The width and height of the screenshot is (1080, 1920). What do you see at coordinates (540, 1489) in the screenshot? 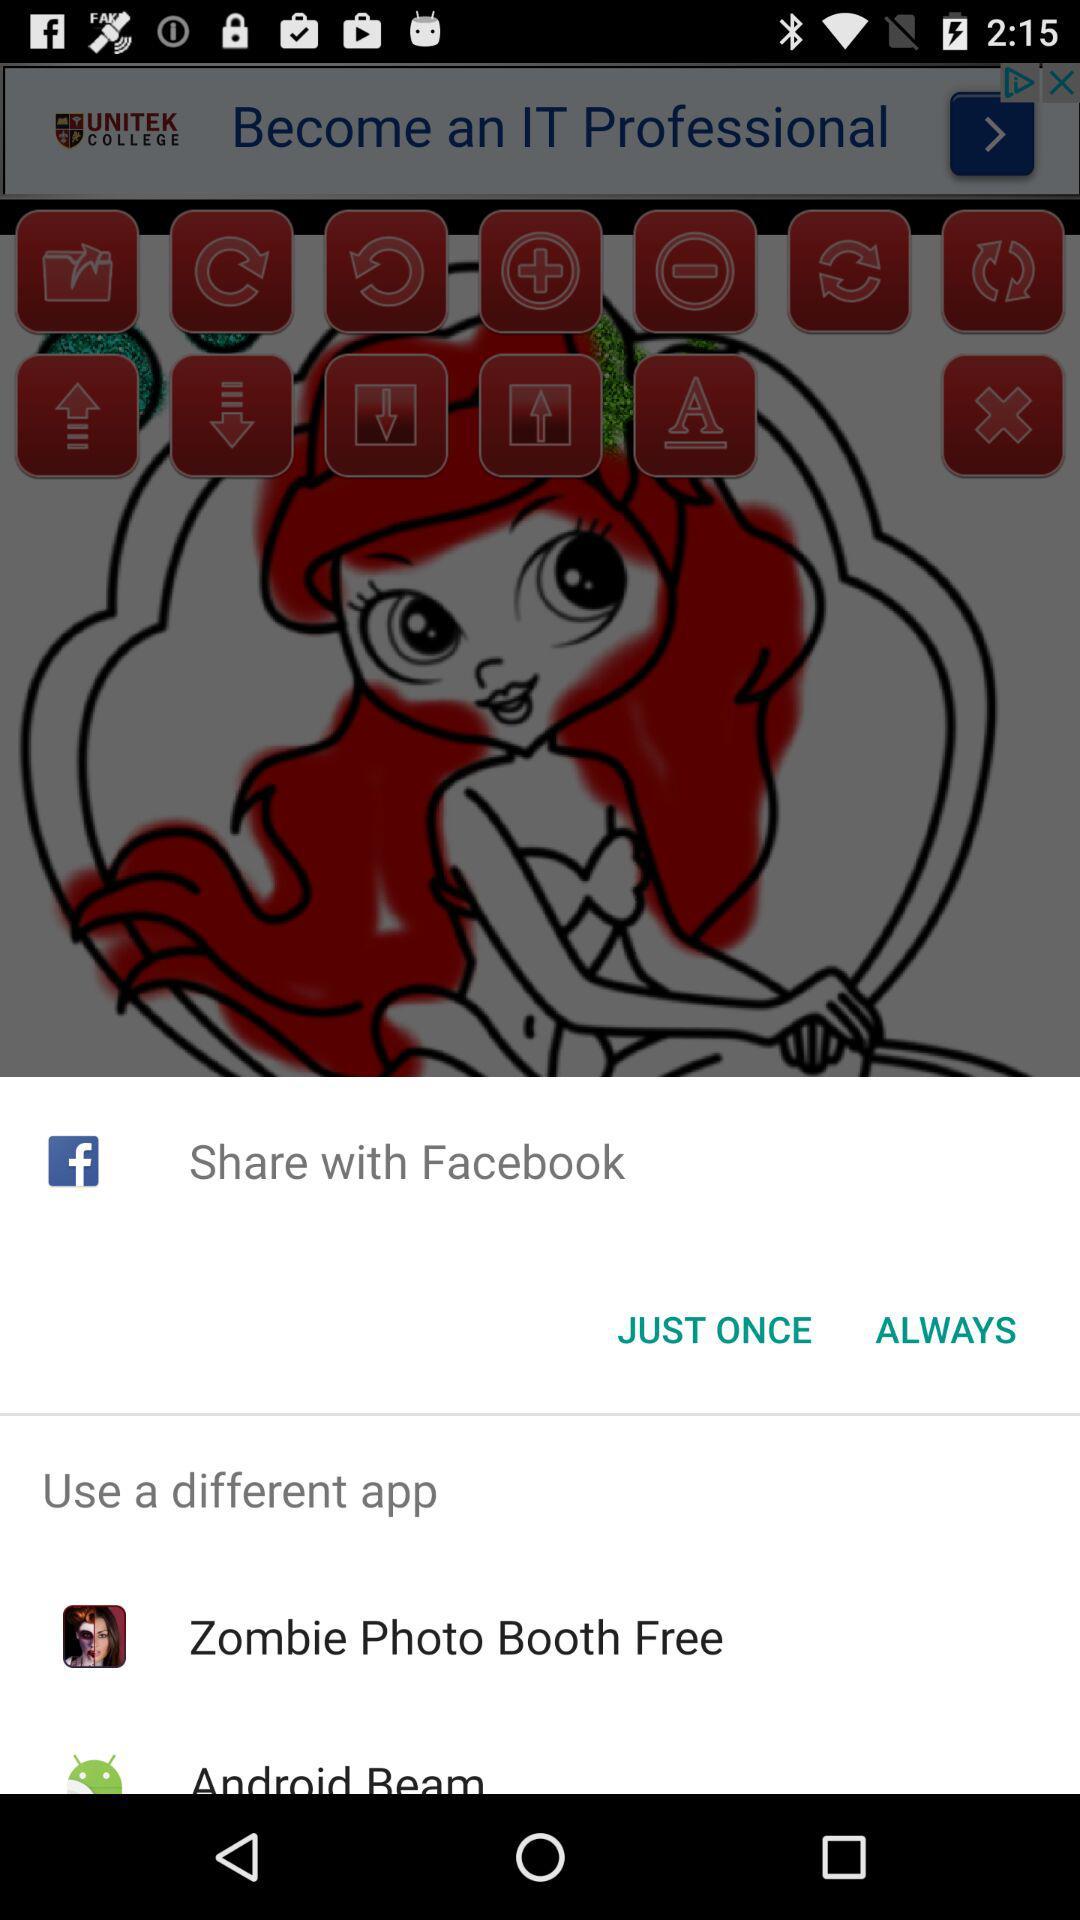
I see `the icon above zombie photo booth` at bounding box center [540, 1489].